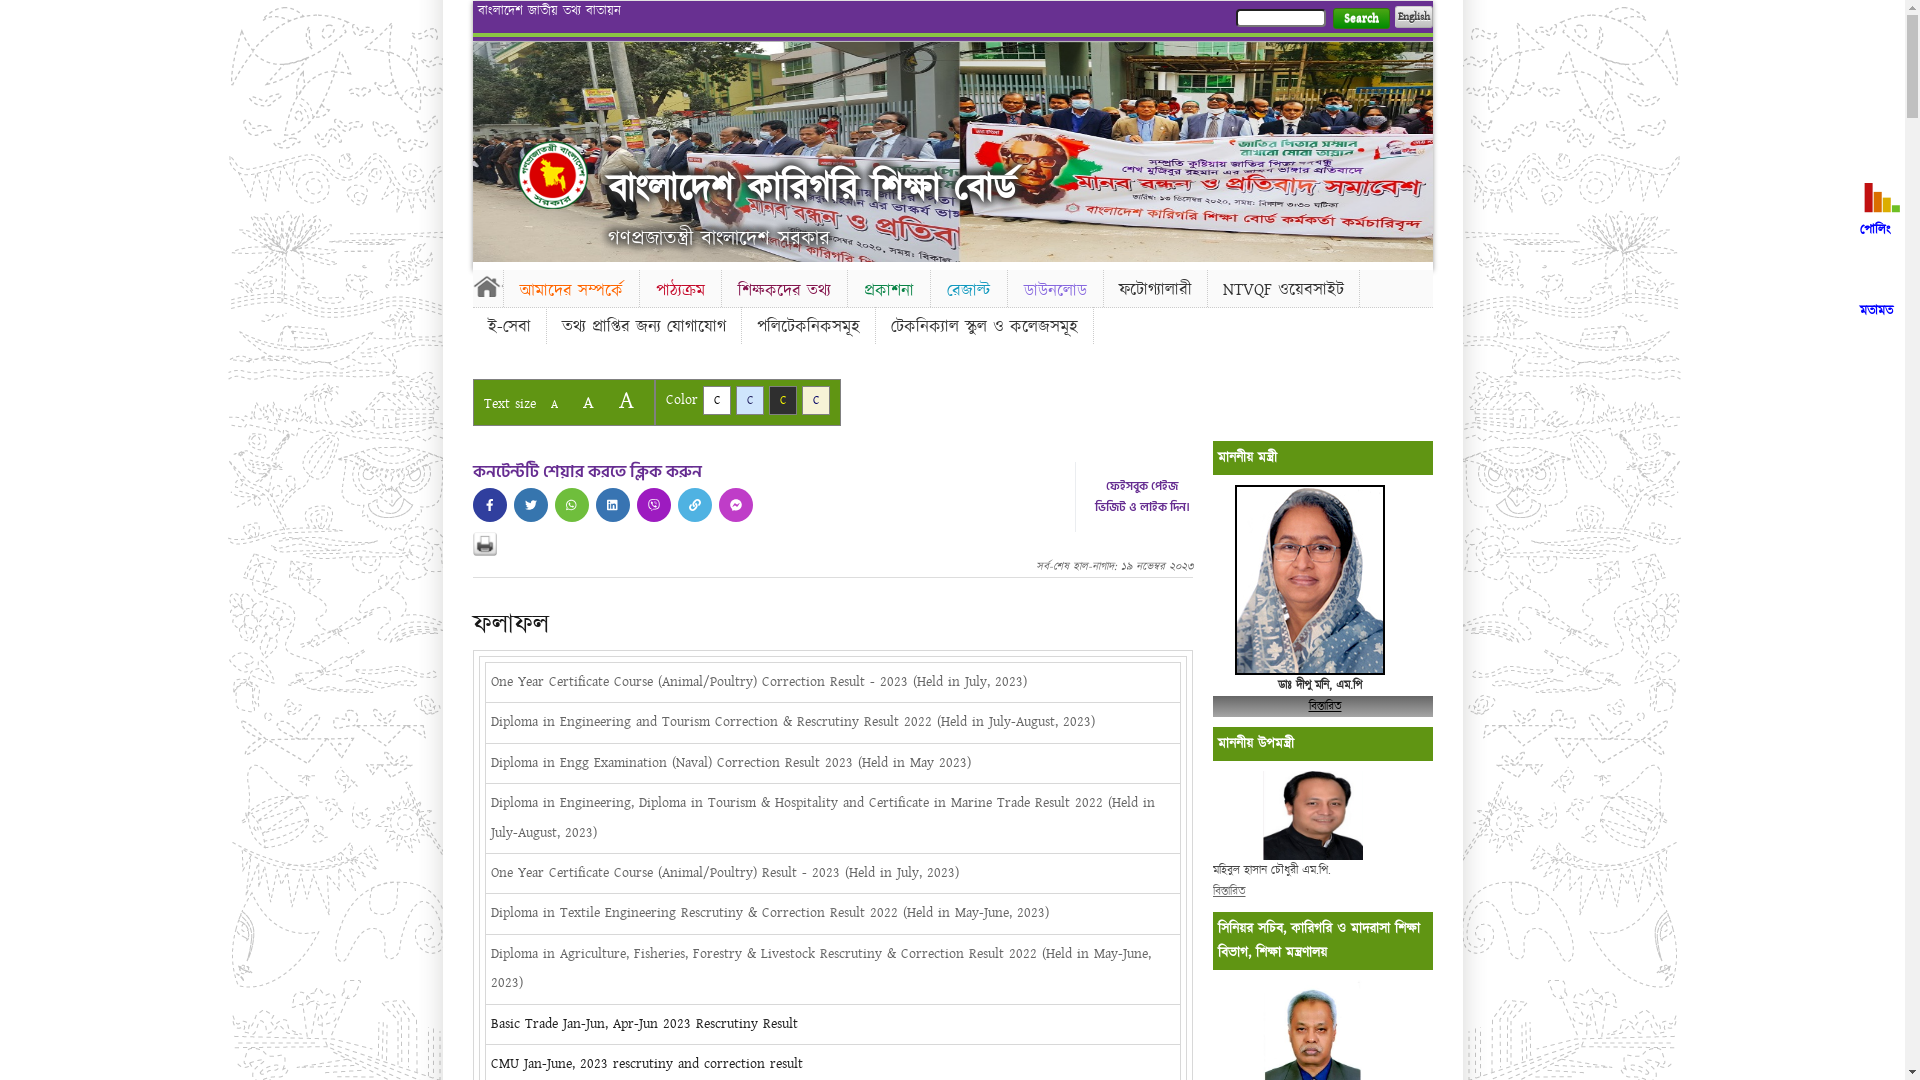 The image size is (1920, 1080). What do you see at coordinates (715, 400) in the screenshot?
I see `'C'` at bounding box center [715, 400].